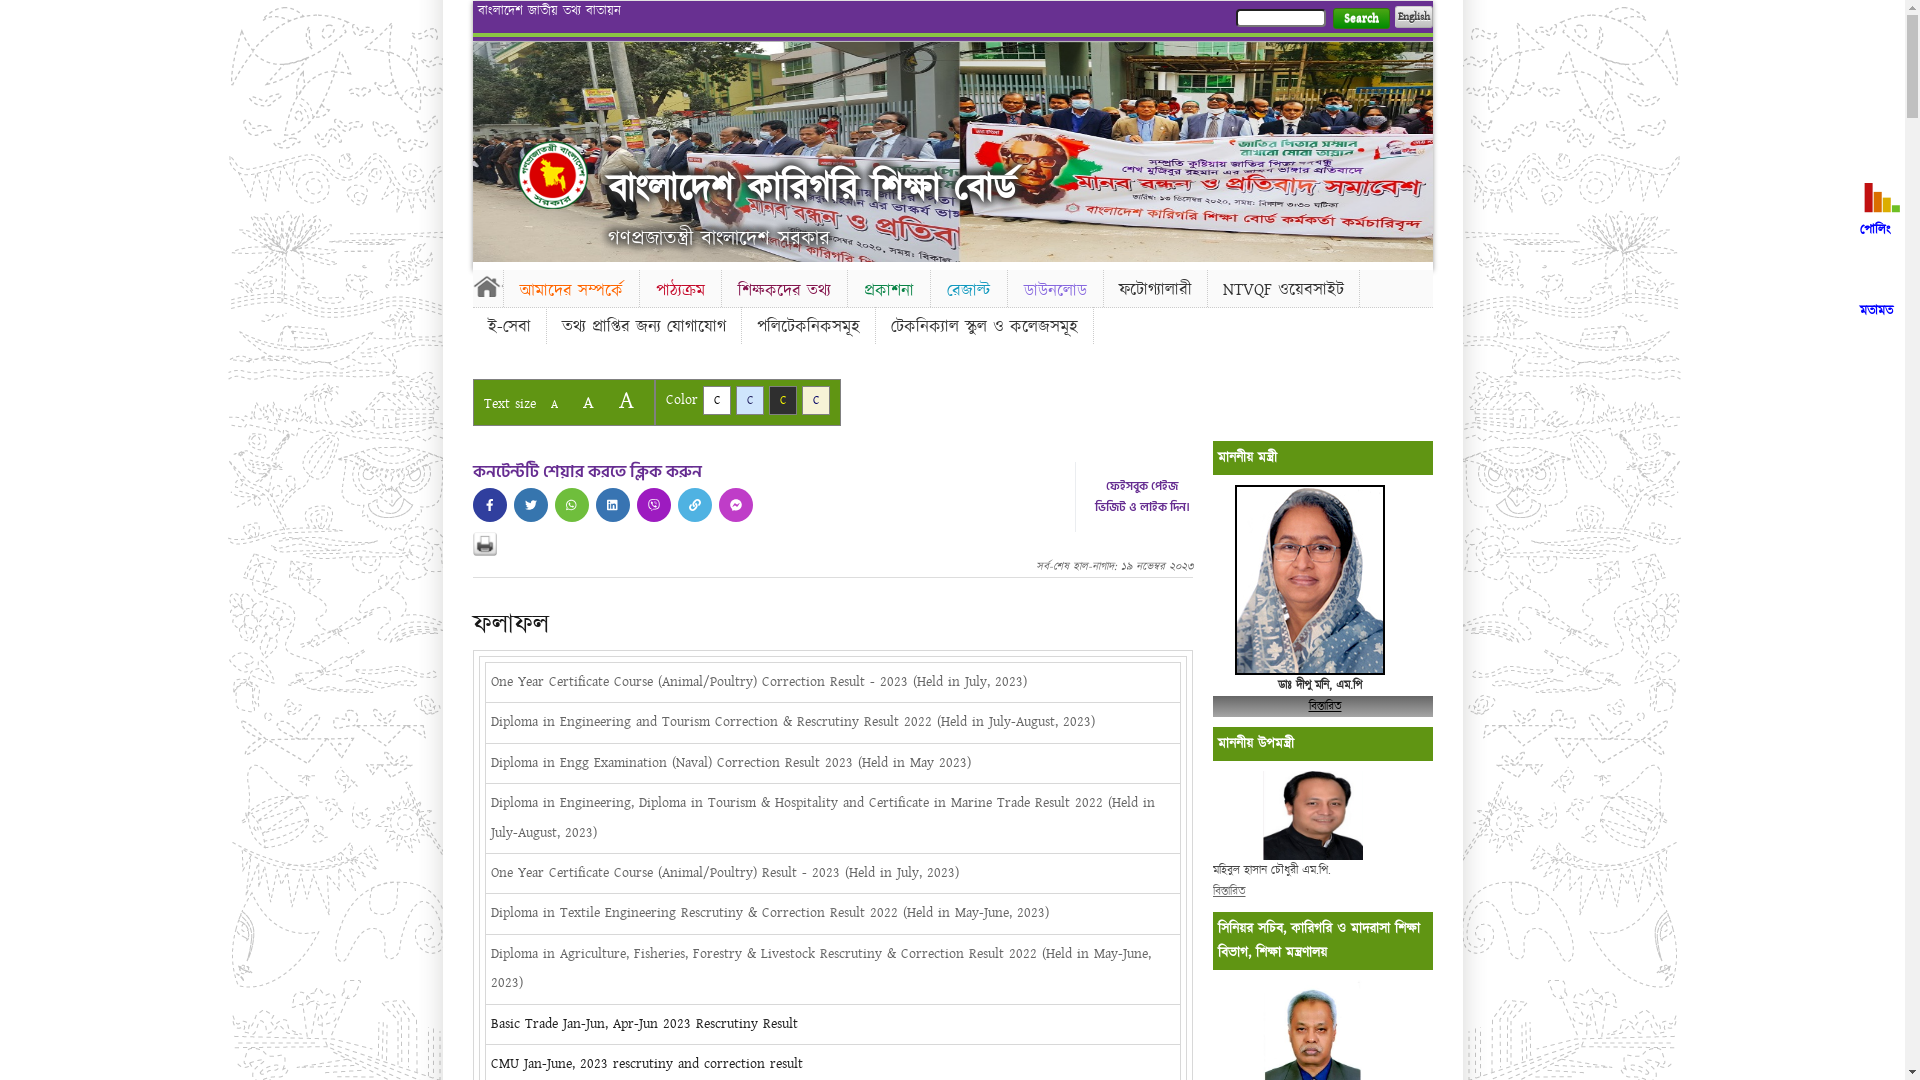 The image size is (1920, 1080). What do you see at coordinates (715, 400) in the screenshot?
I see `'C'` at bounding box center [715, 400].